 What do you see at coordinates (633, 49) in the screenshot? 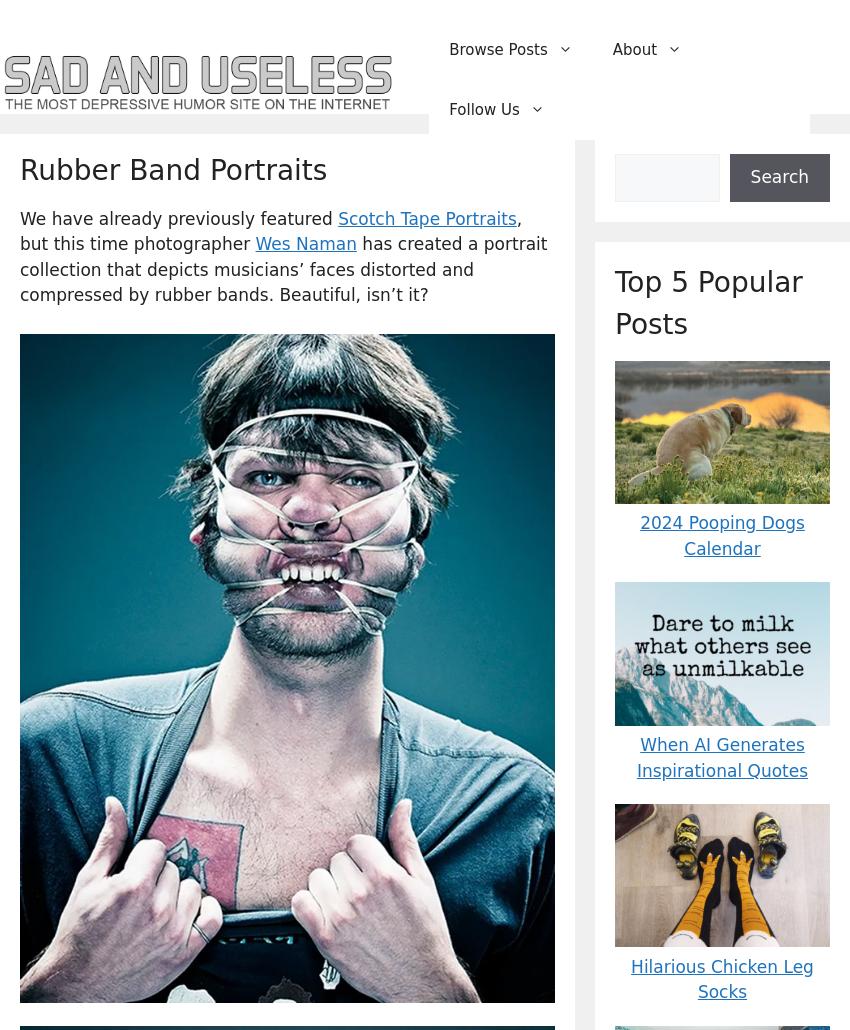
I see `'About'` at bounding box center [633, 49].